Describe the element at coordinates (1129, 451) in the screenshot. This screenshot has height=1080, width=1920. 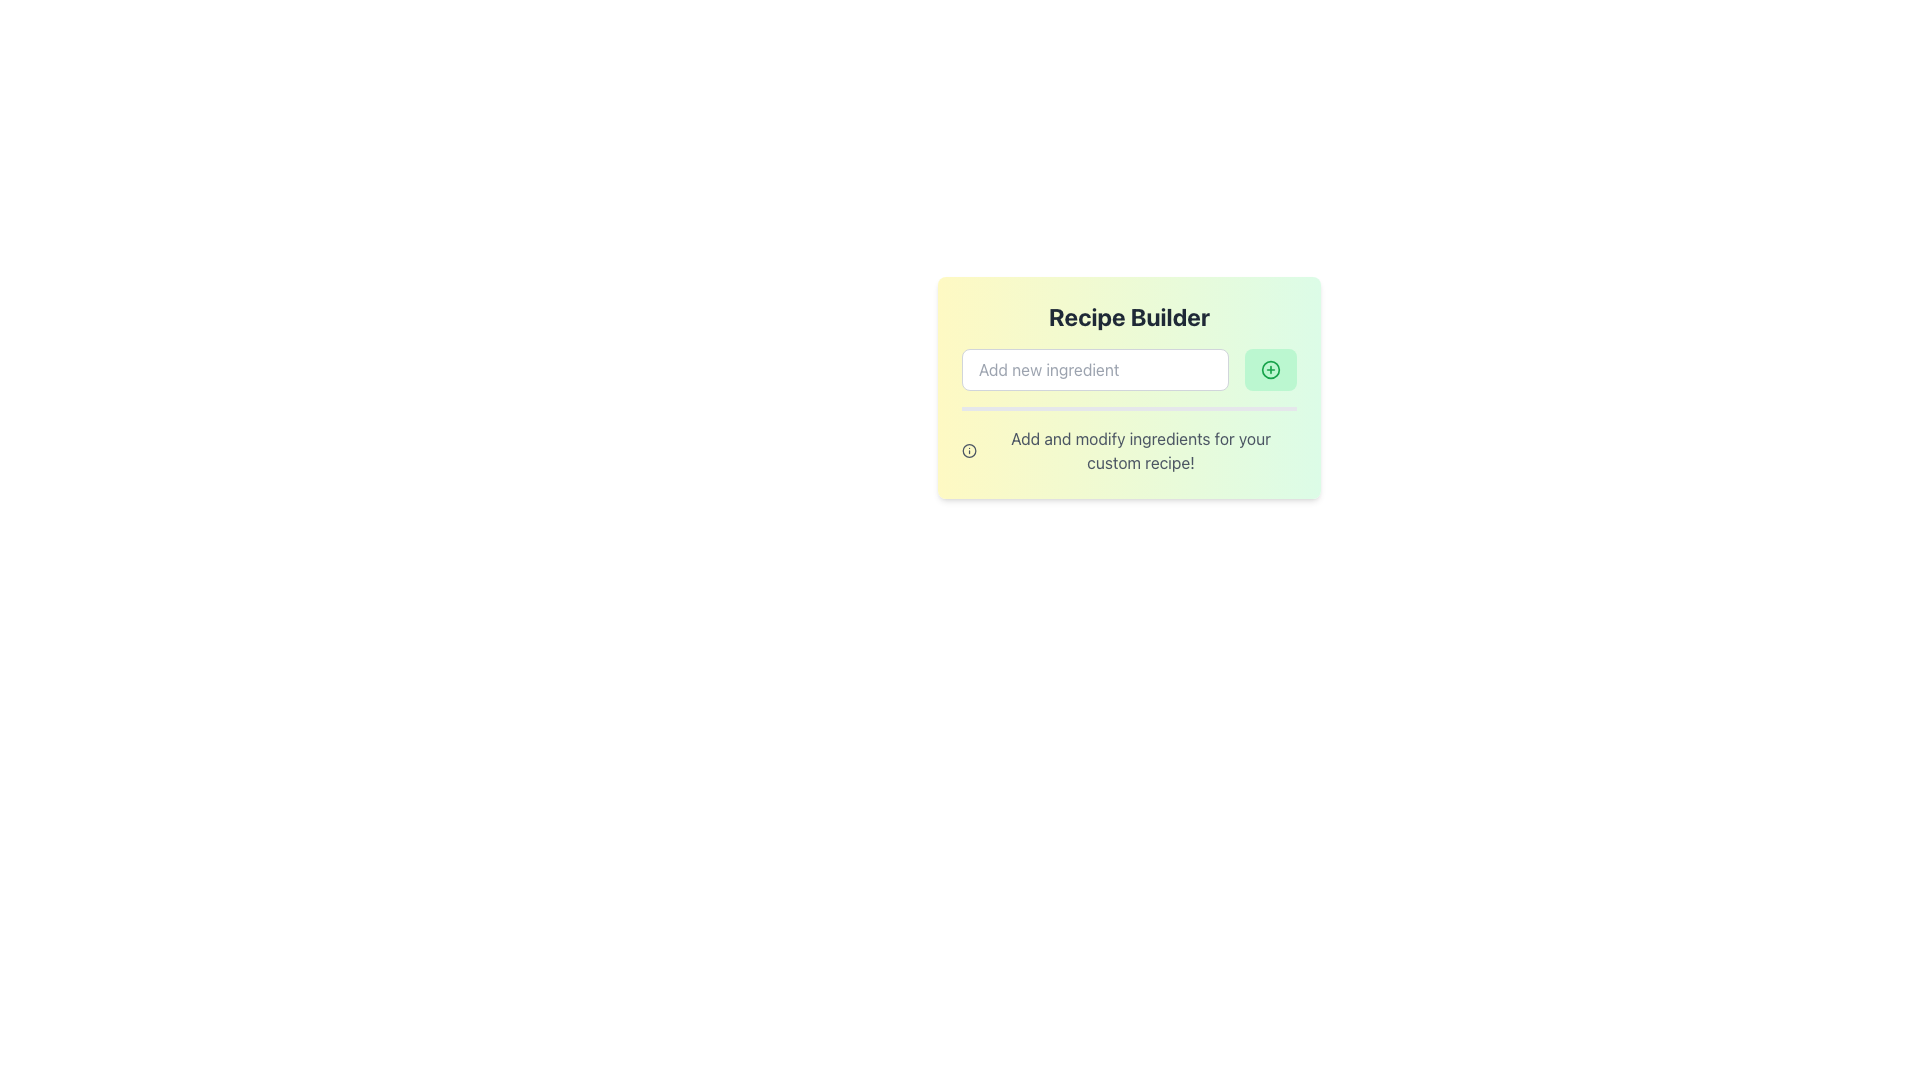
I see `informational section located under the 'Recipe Builder' header, which describes how to customize a recipe` at that location.